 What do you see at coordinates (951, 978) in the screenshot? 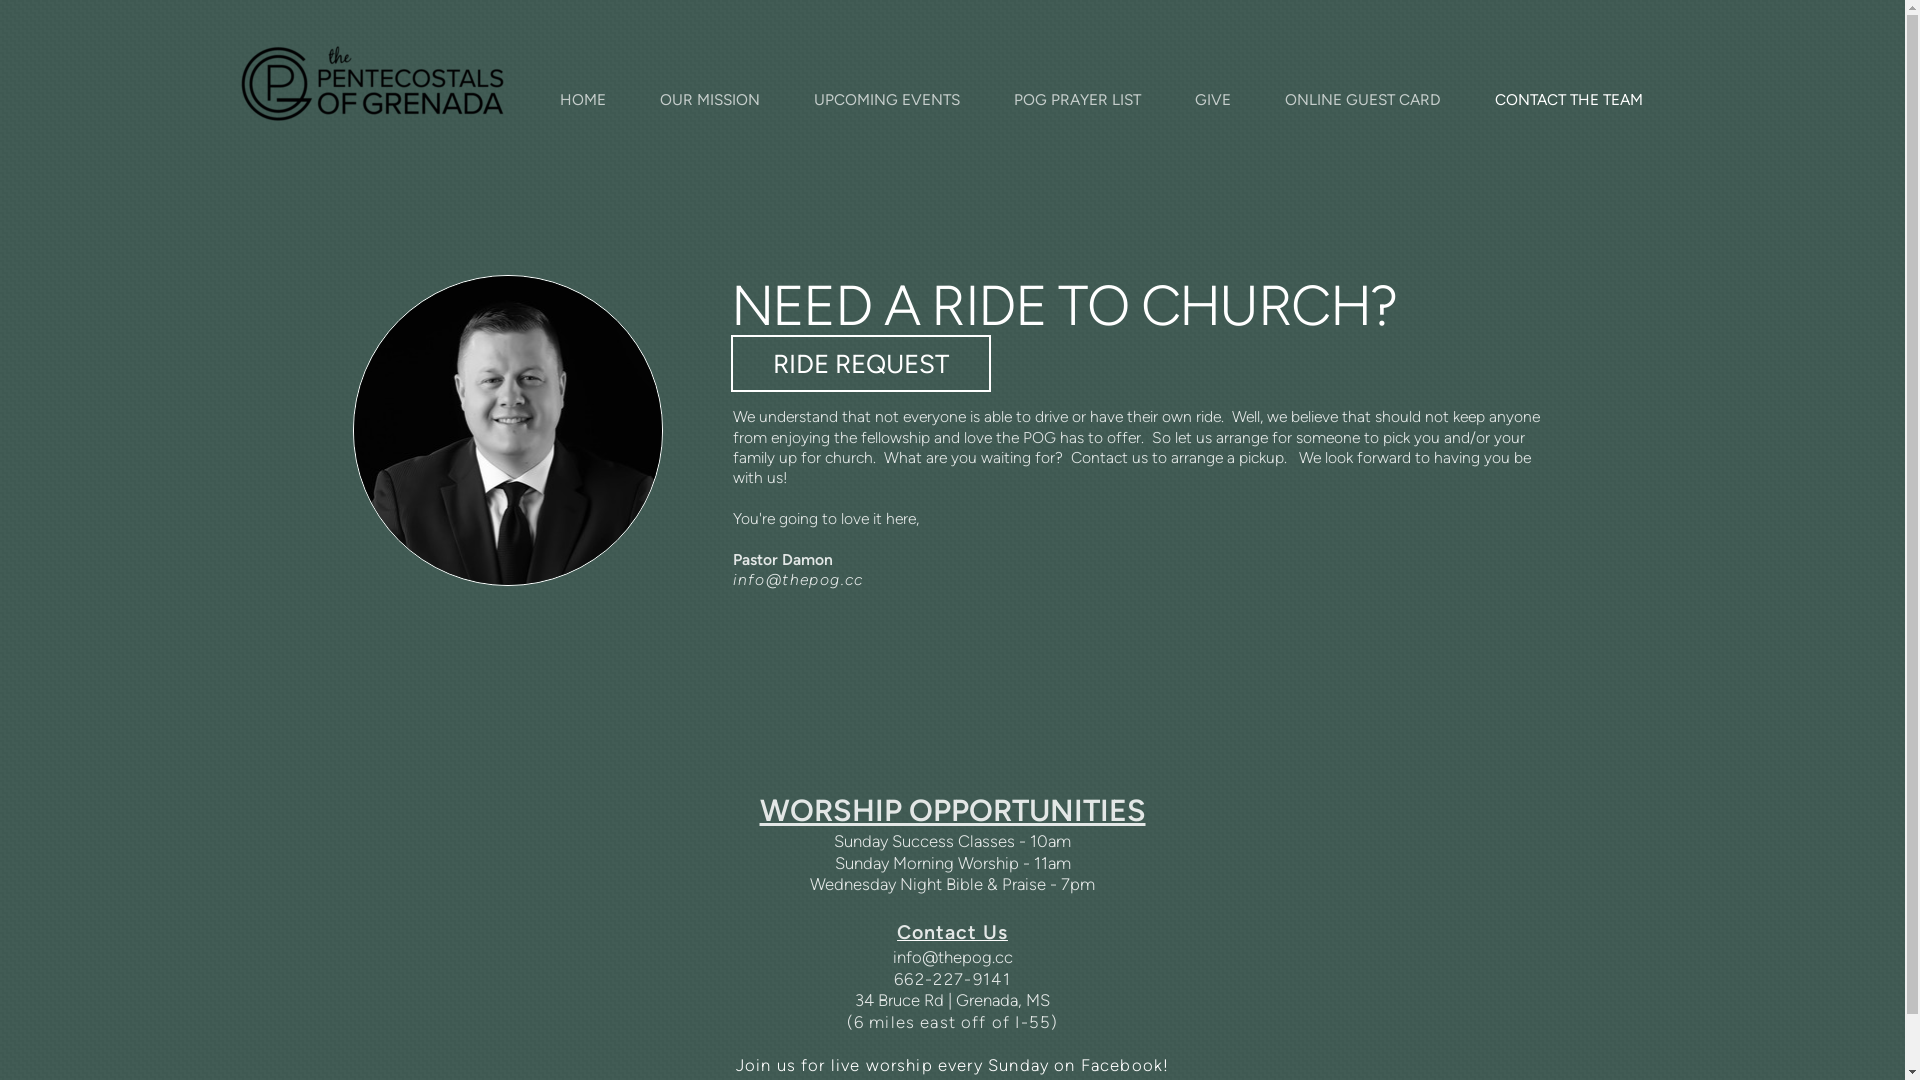
I see `'662-227-9141'` at bounding box center [951, 978].